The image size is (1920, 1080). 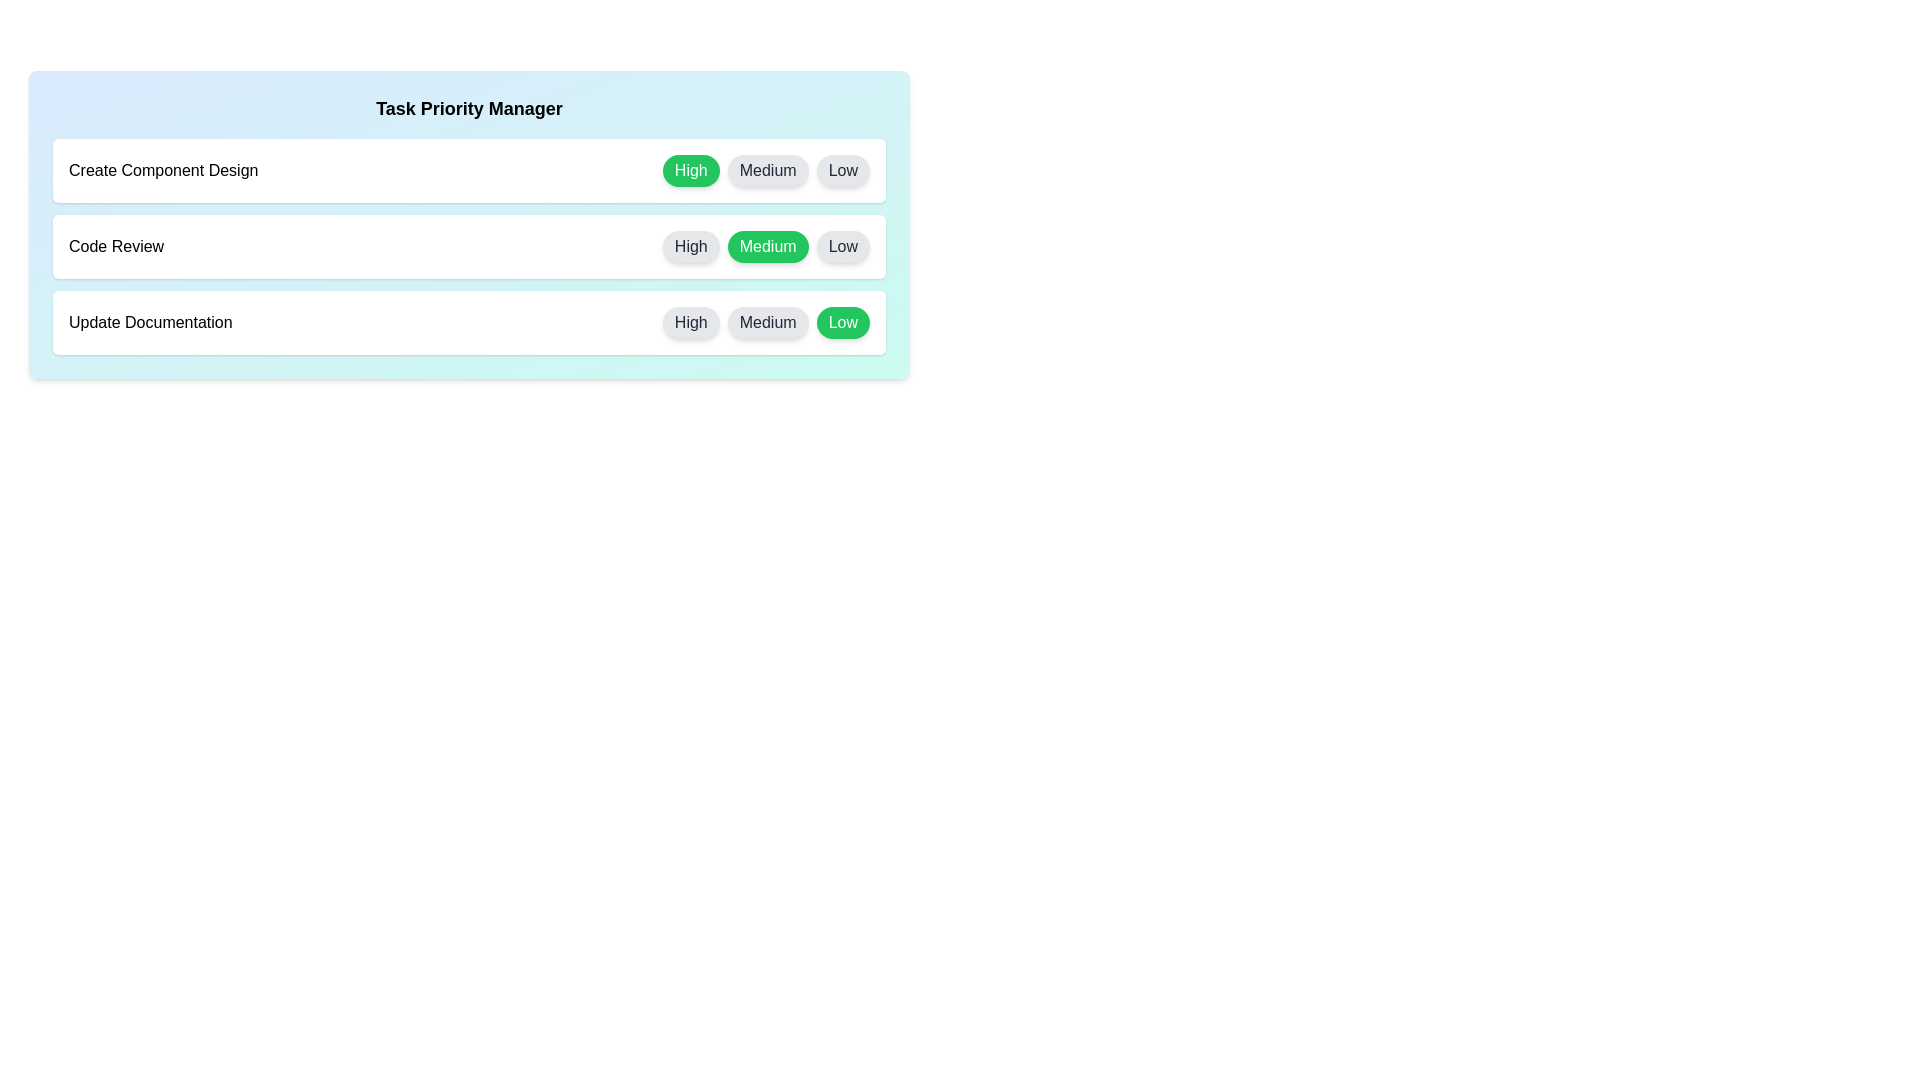 I want to click on the priority button labeled High for the task Update Documentation, so click(x=691, y=322).